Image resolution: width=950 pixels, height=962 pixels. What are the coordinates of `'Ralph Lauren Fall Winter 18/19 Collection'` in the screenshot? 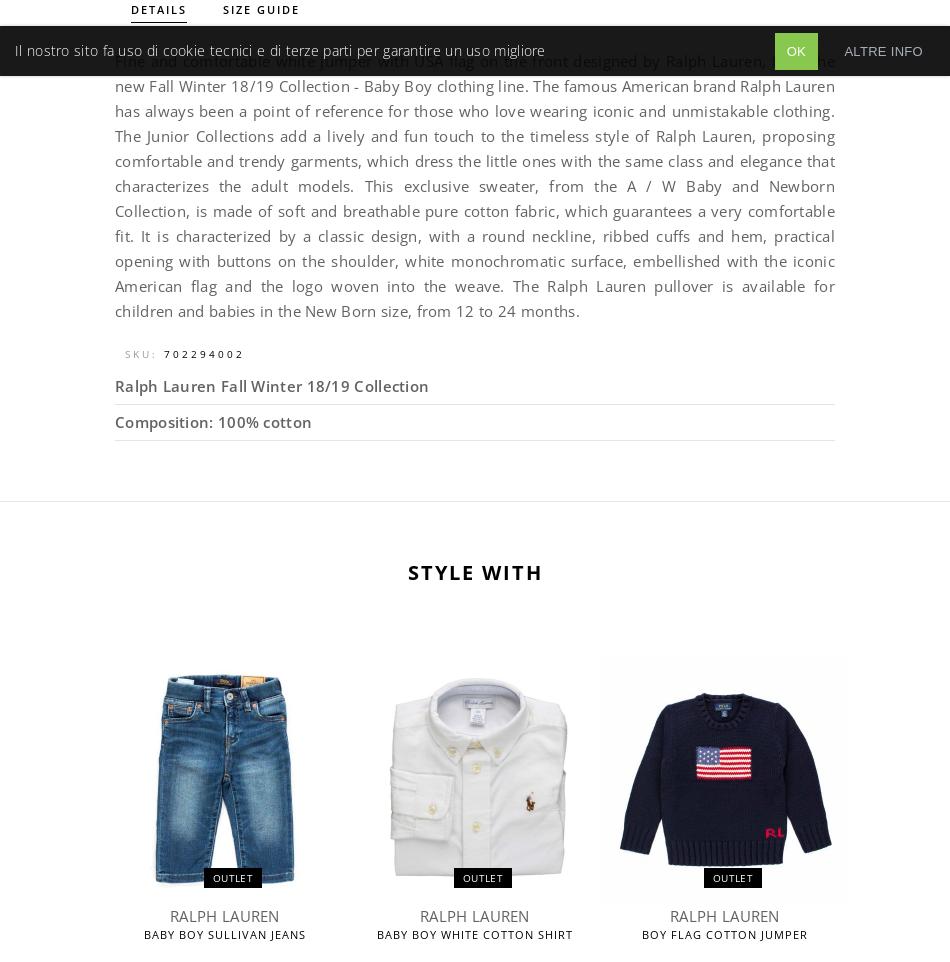 It's located at (115, 384).